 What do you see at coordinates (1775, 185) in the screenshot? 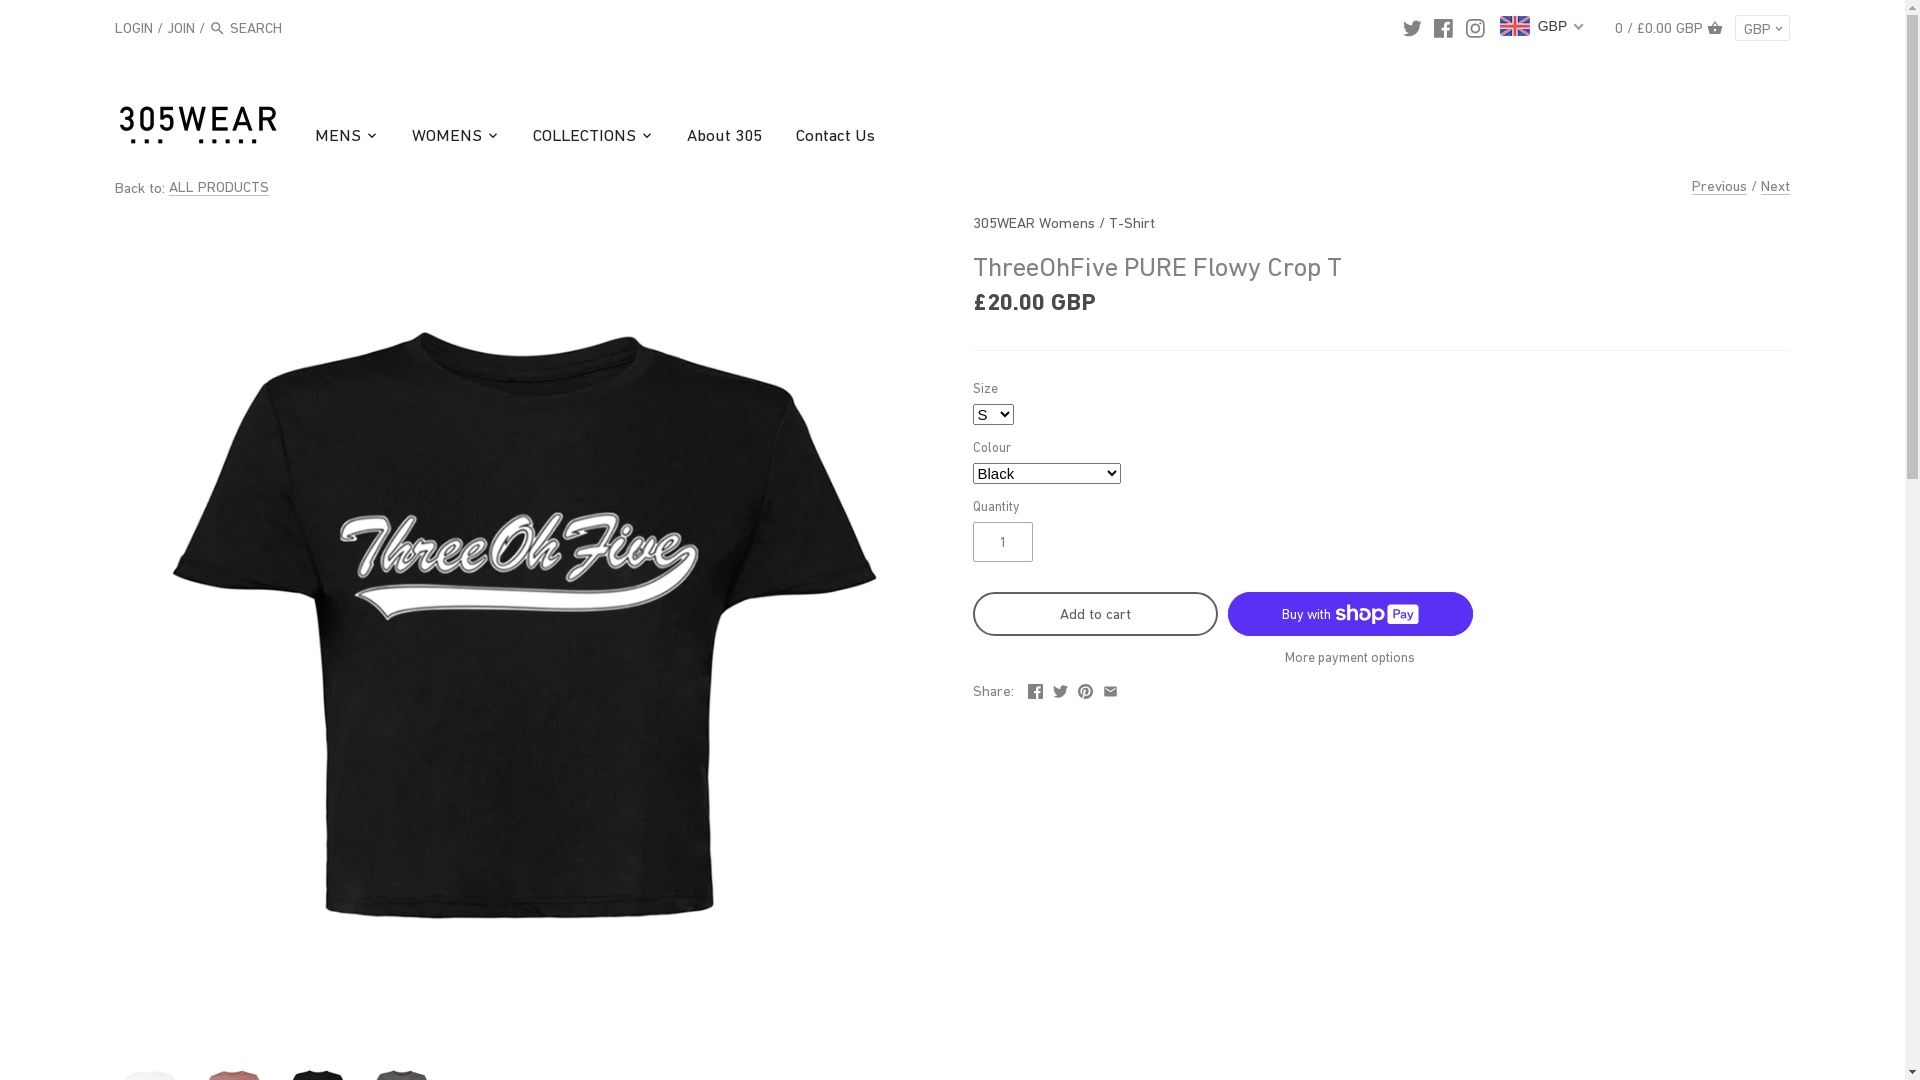
I see `'Next'` at bounding box center [1775, 185].